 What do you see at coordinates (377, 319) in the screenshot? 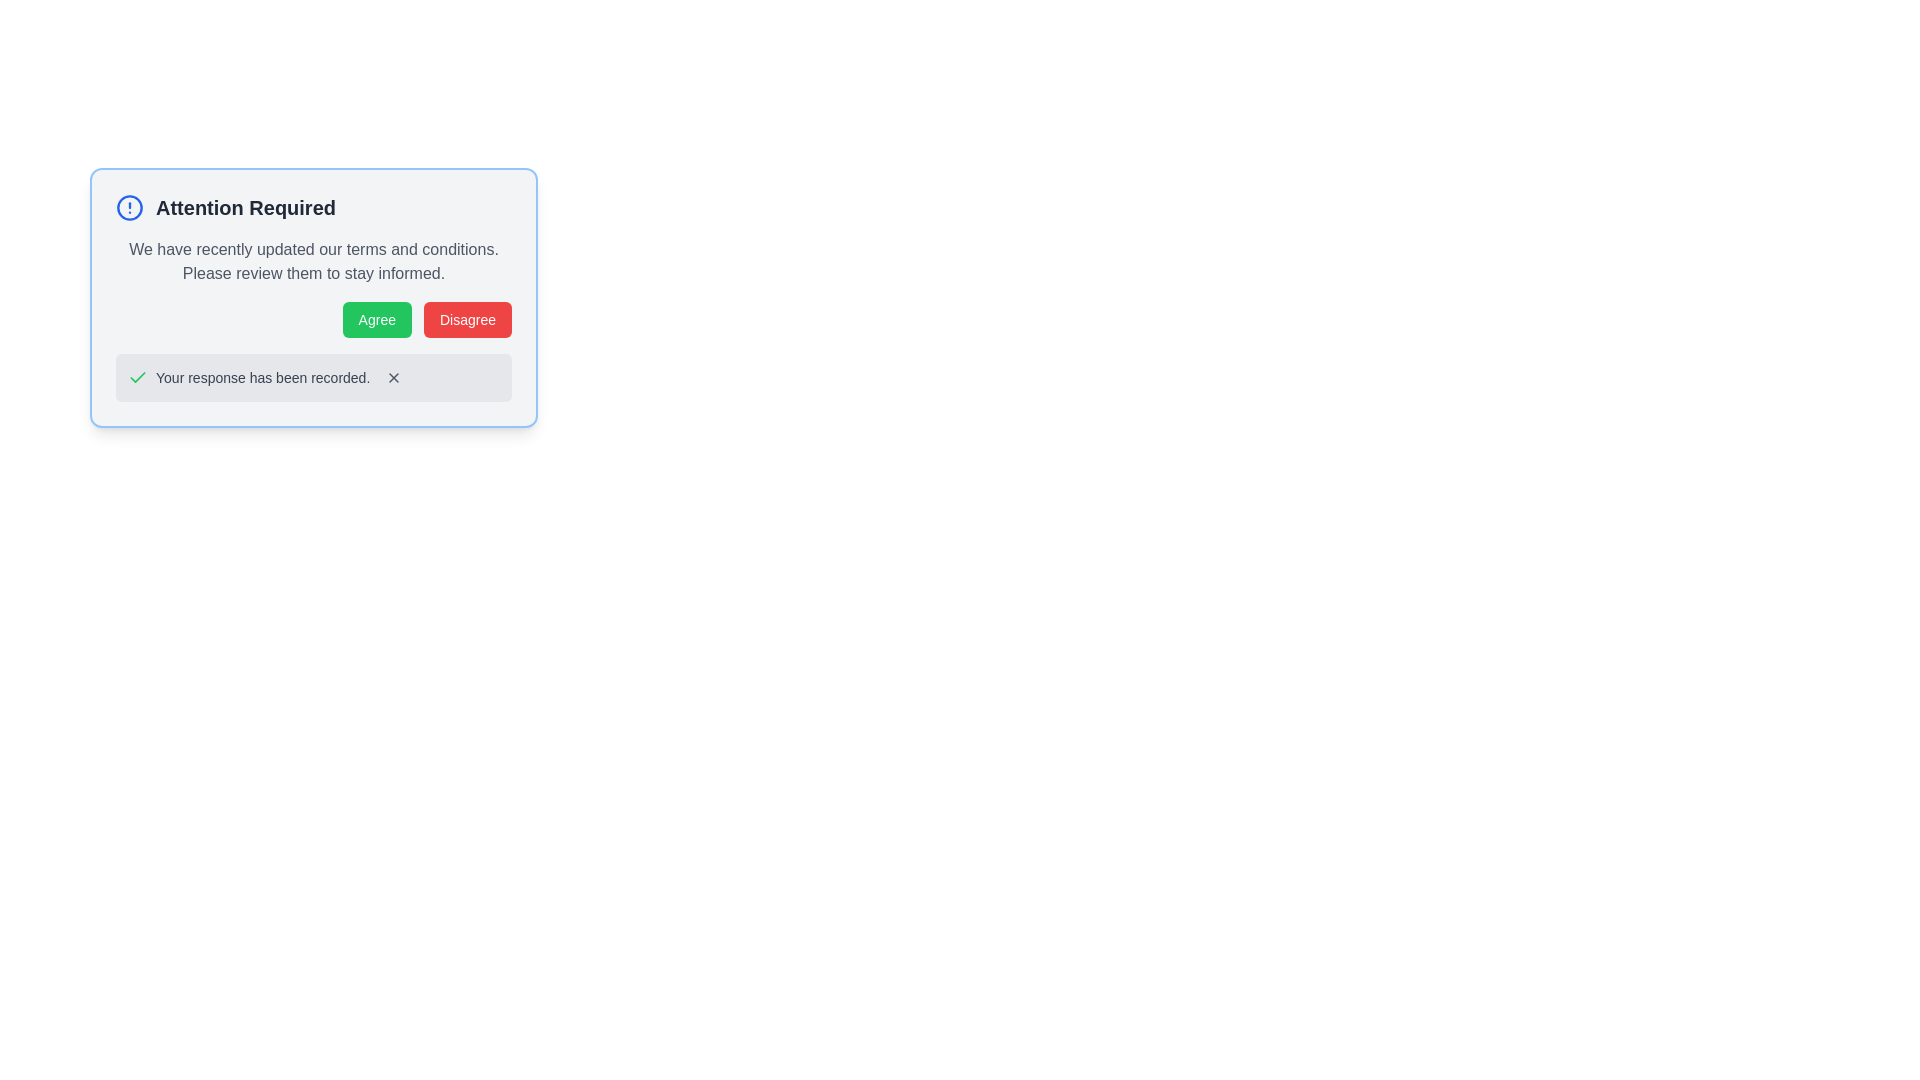
I see `the 'Agree' button located in the bottom right portion of the modal window to accept the presented message or prompt` at bounding box center [377, 319].